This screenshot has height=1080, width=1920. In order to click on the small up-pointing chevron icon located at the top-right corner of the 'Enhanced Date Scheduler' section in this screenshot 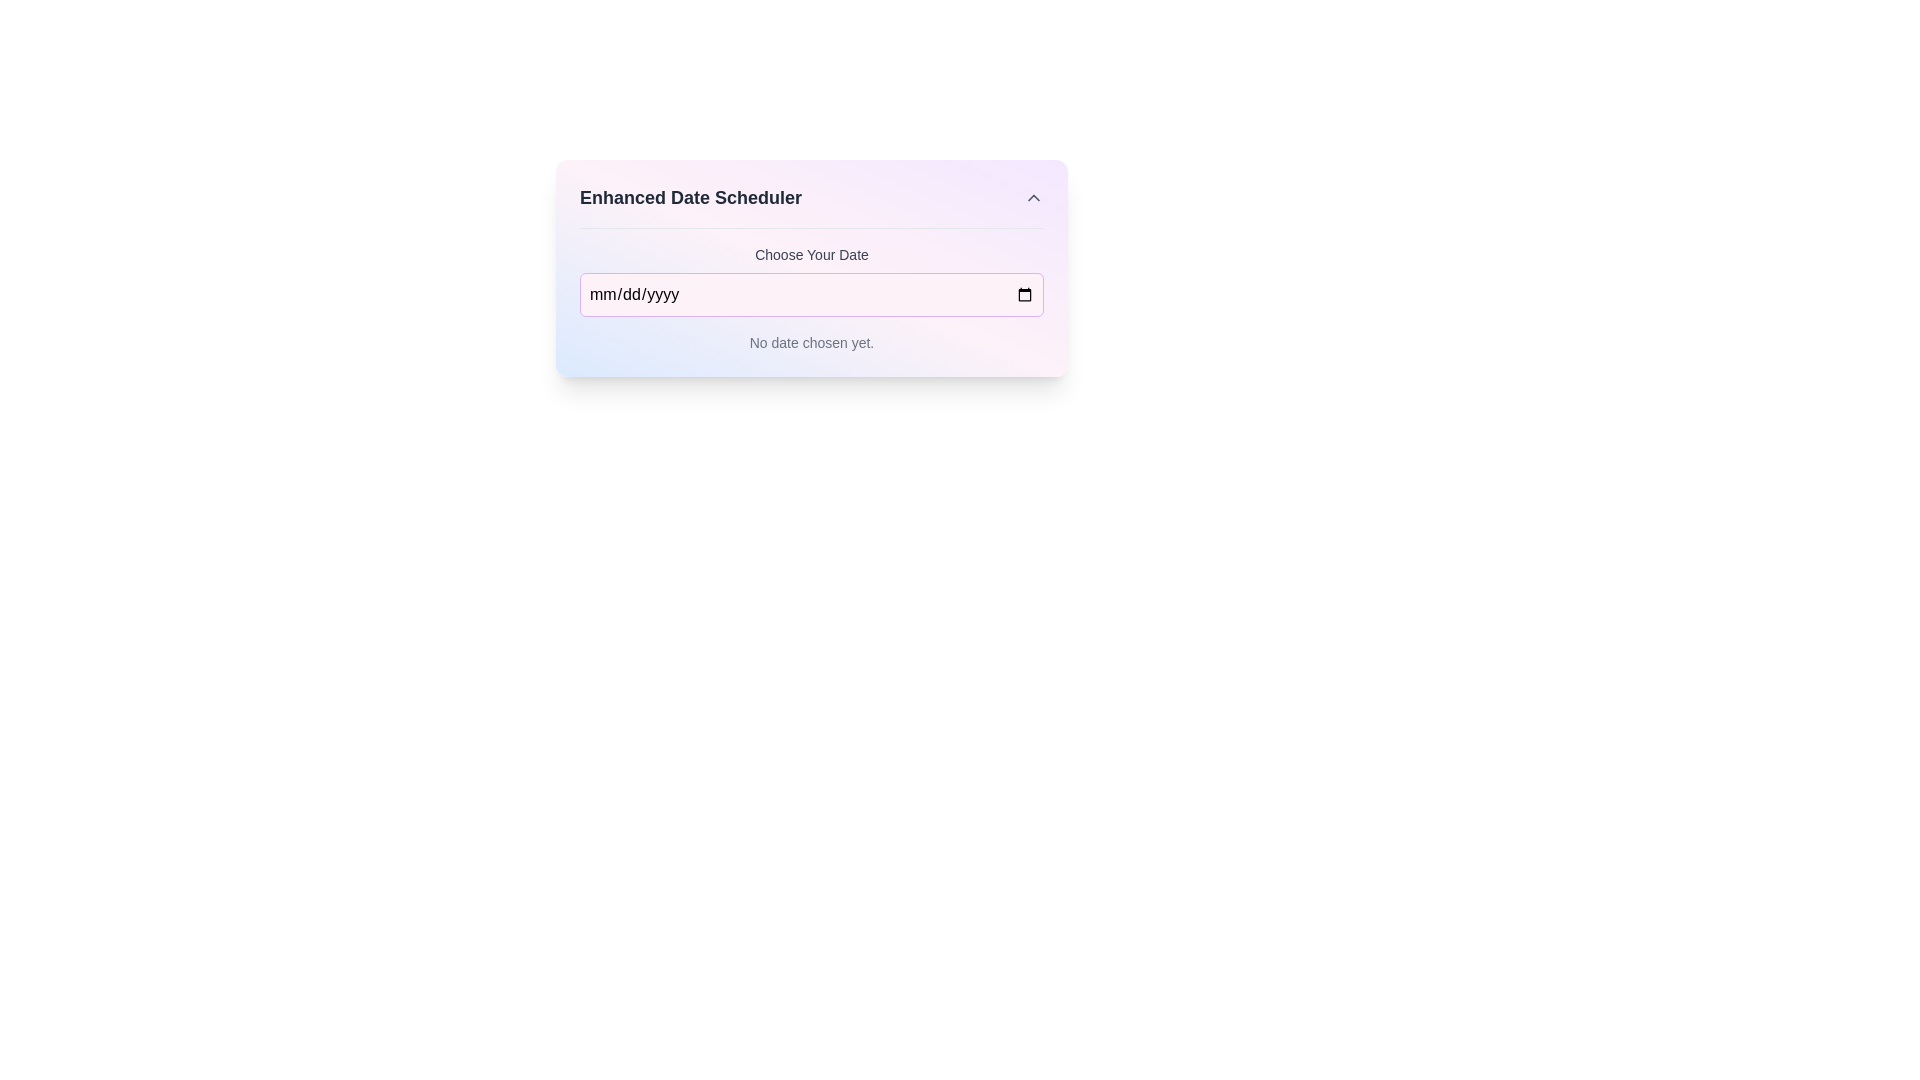, I will do `click(1033, 197)`.